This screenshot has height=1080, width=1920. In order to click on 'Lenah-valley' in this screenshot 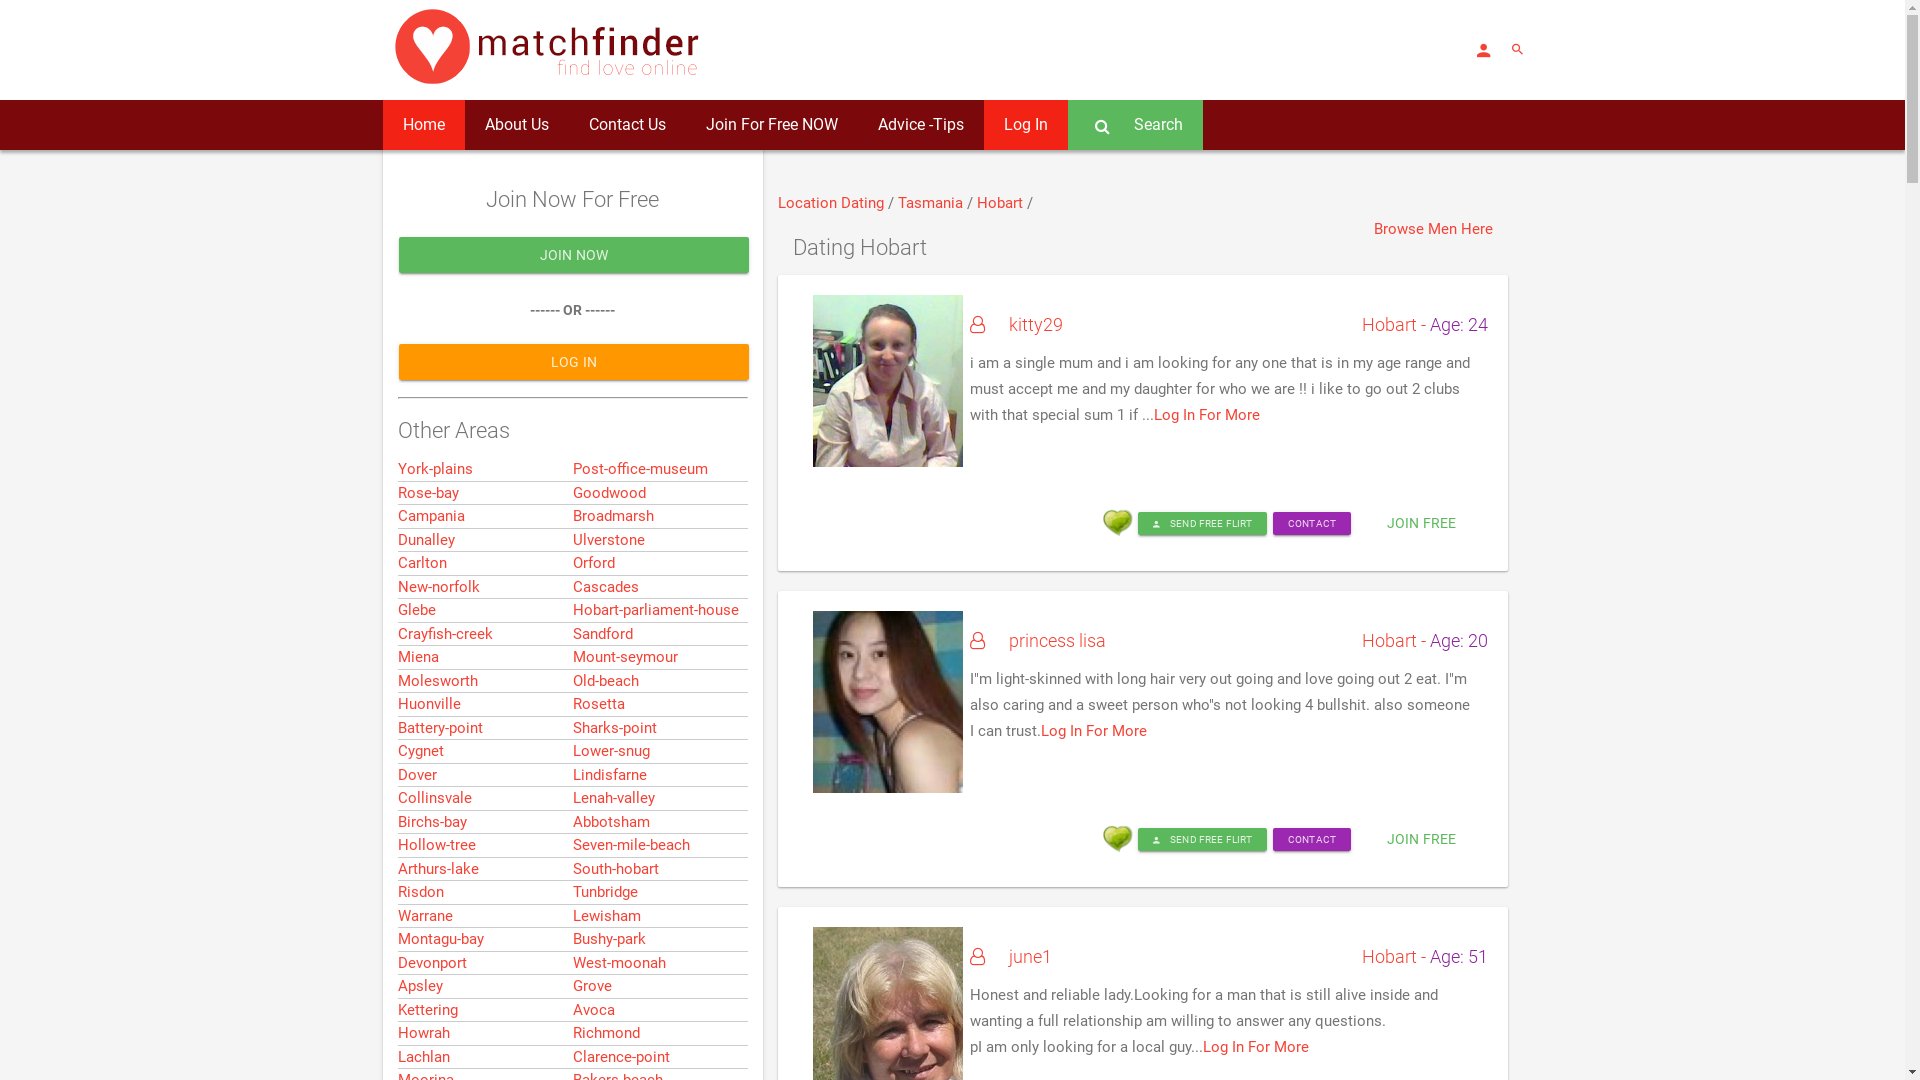, I will do `click(612, 797)`.